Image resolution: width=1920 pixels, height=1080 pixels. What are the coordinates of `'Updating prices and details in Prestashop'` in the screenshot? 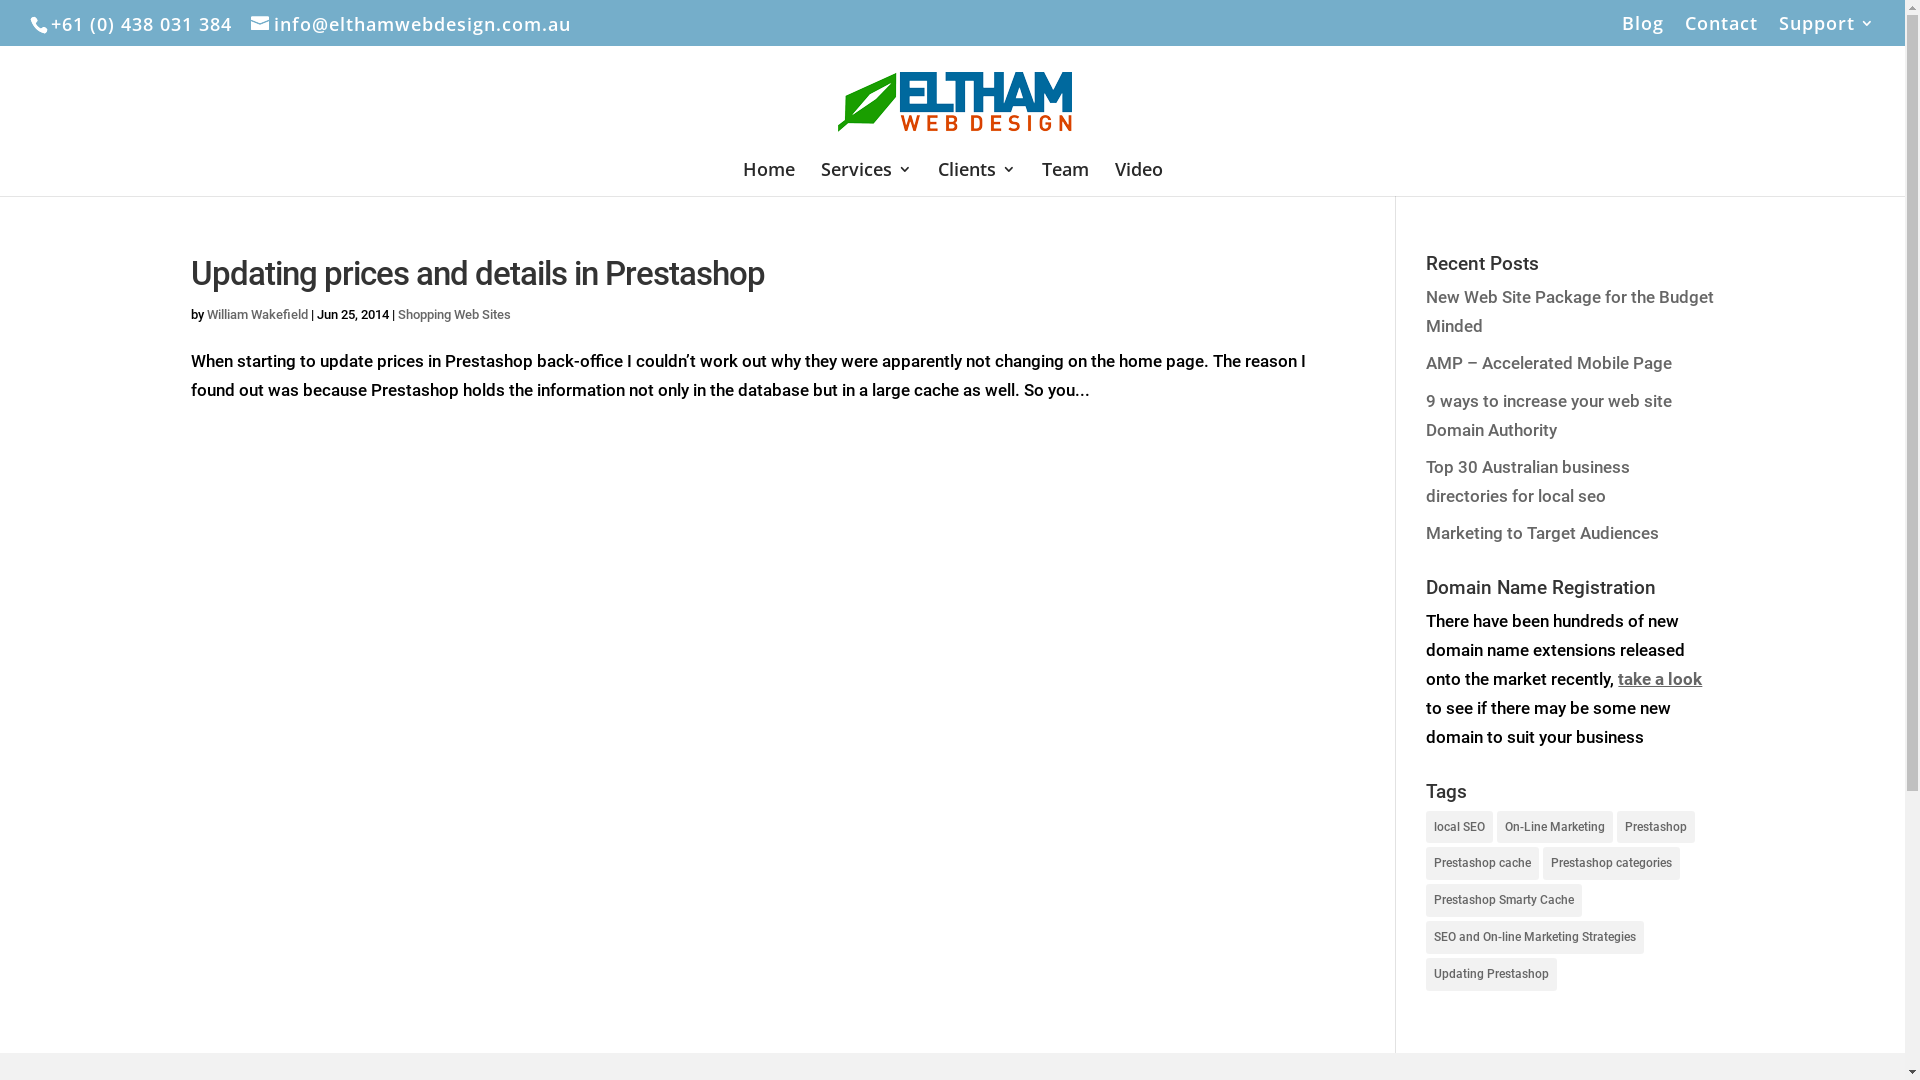 It's located at (475, 273).